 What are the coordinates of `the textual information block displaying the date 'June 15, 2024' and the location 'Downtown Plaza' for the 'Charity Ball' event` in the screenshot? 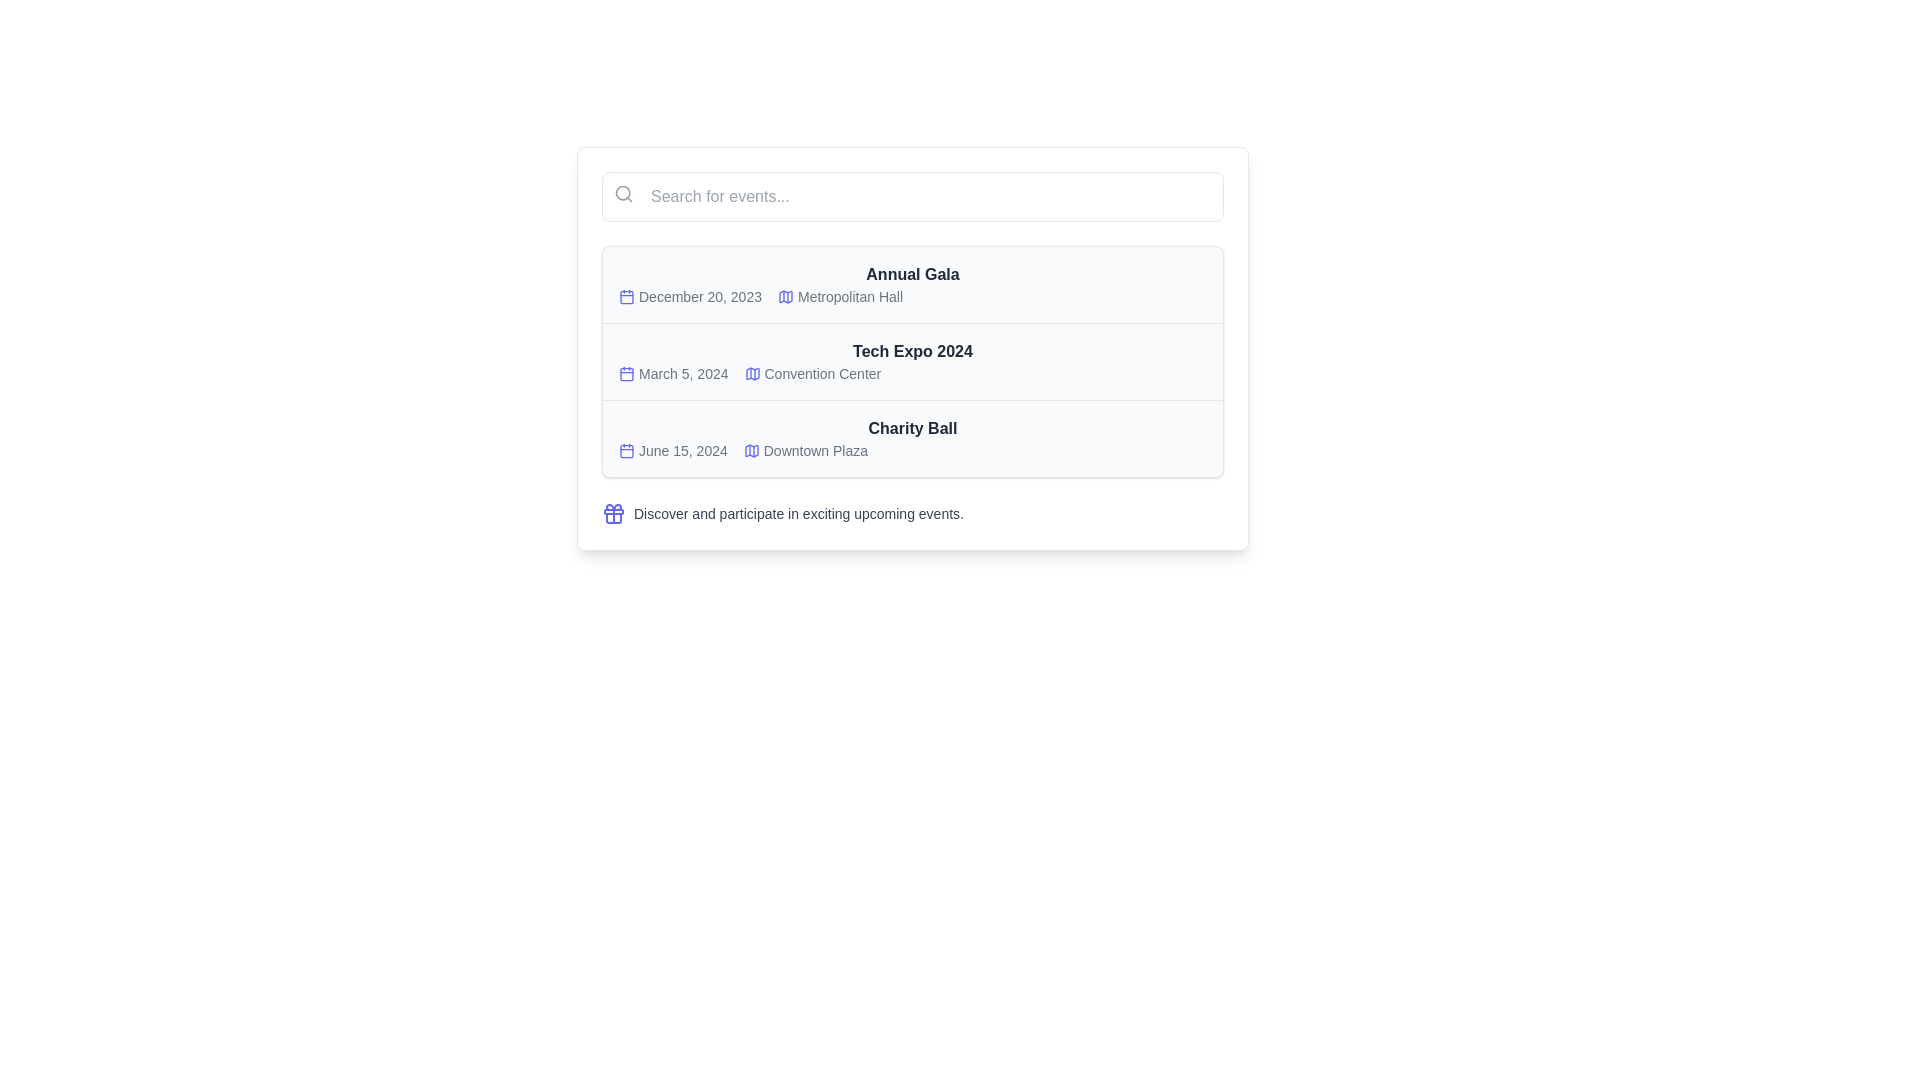 It's located at (911, 451).